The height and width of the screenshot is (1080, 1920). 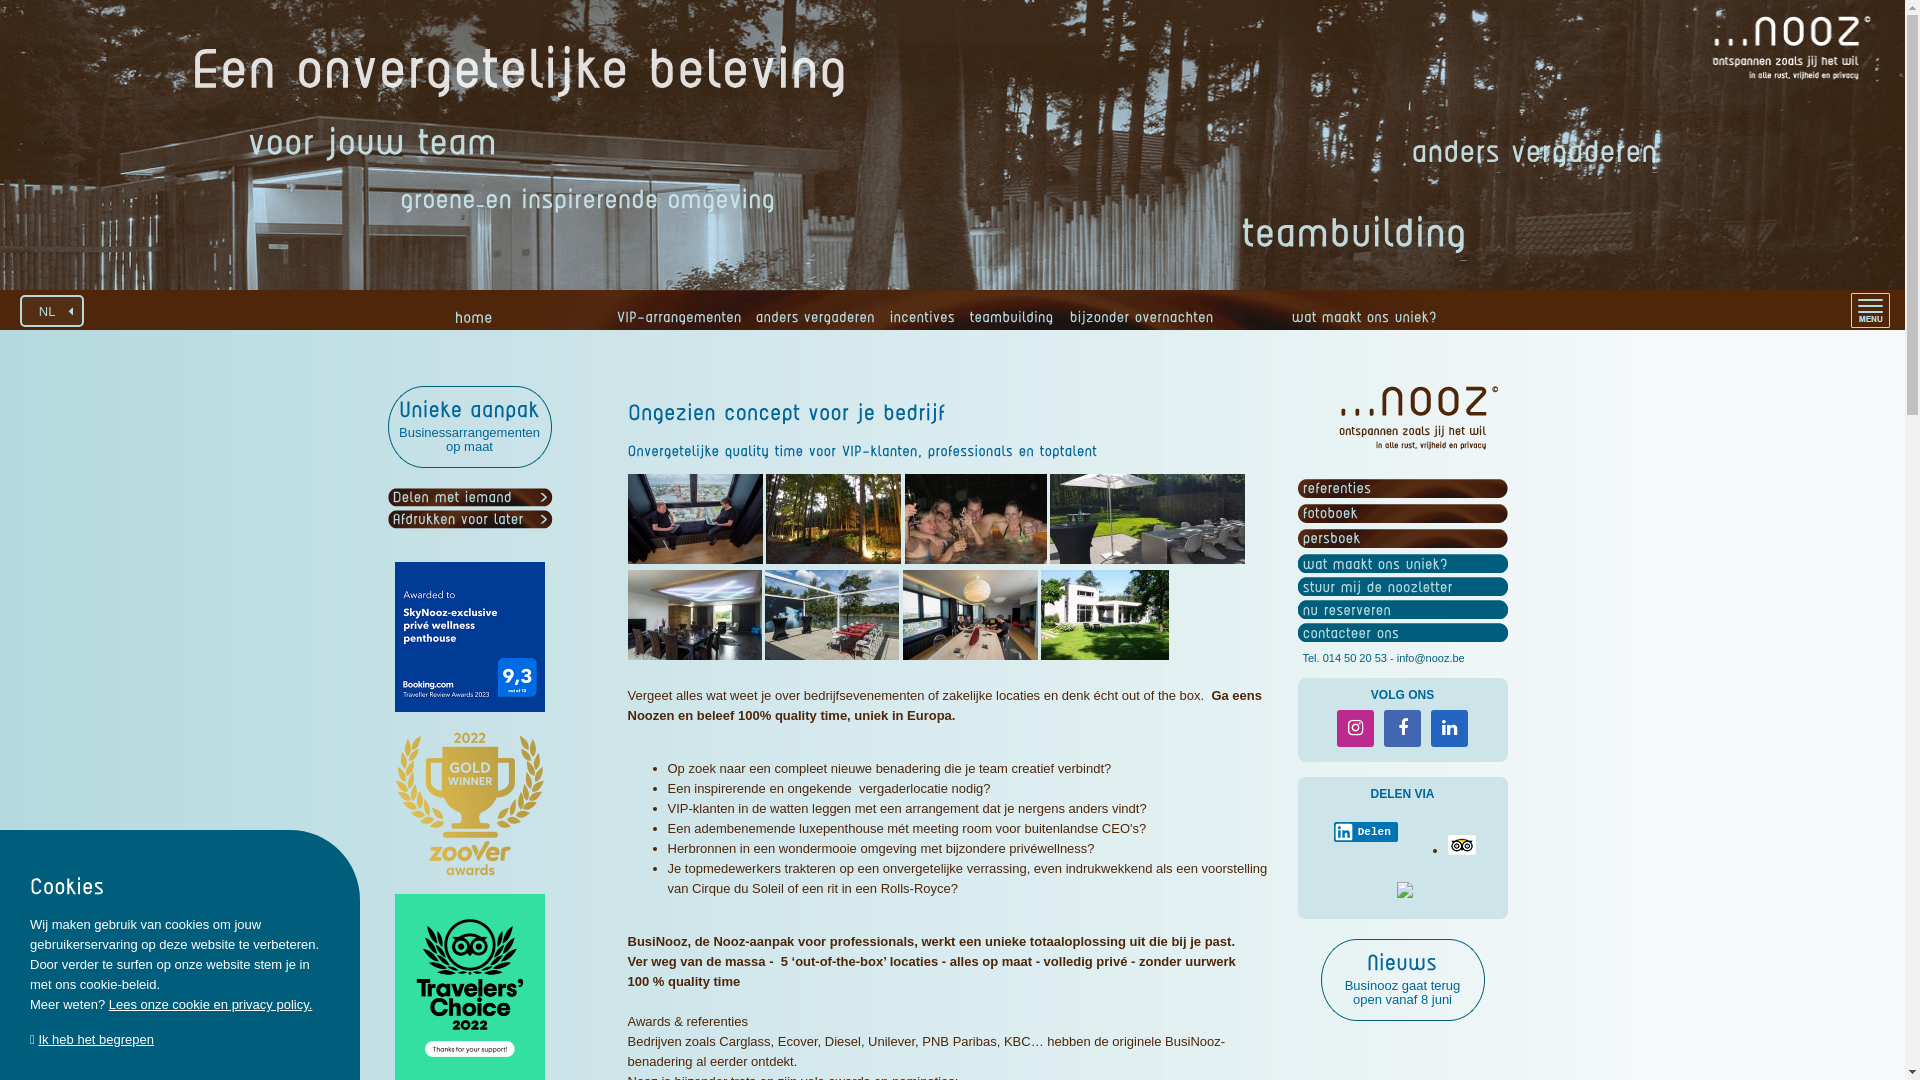 What do you see at coordinates (1336, 488) in the screenshot?
I see `'referenties'` at bounding box center [1336, 488].